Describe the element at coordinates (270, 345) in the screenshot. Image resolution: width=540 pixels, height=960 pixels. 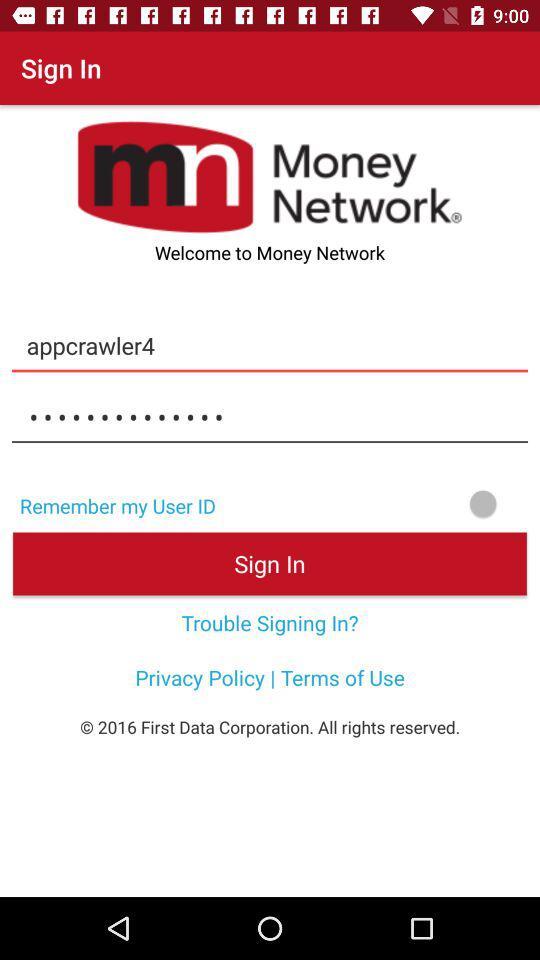
I see `item below the welcome to money icon` at that location.